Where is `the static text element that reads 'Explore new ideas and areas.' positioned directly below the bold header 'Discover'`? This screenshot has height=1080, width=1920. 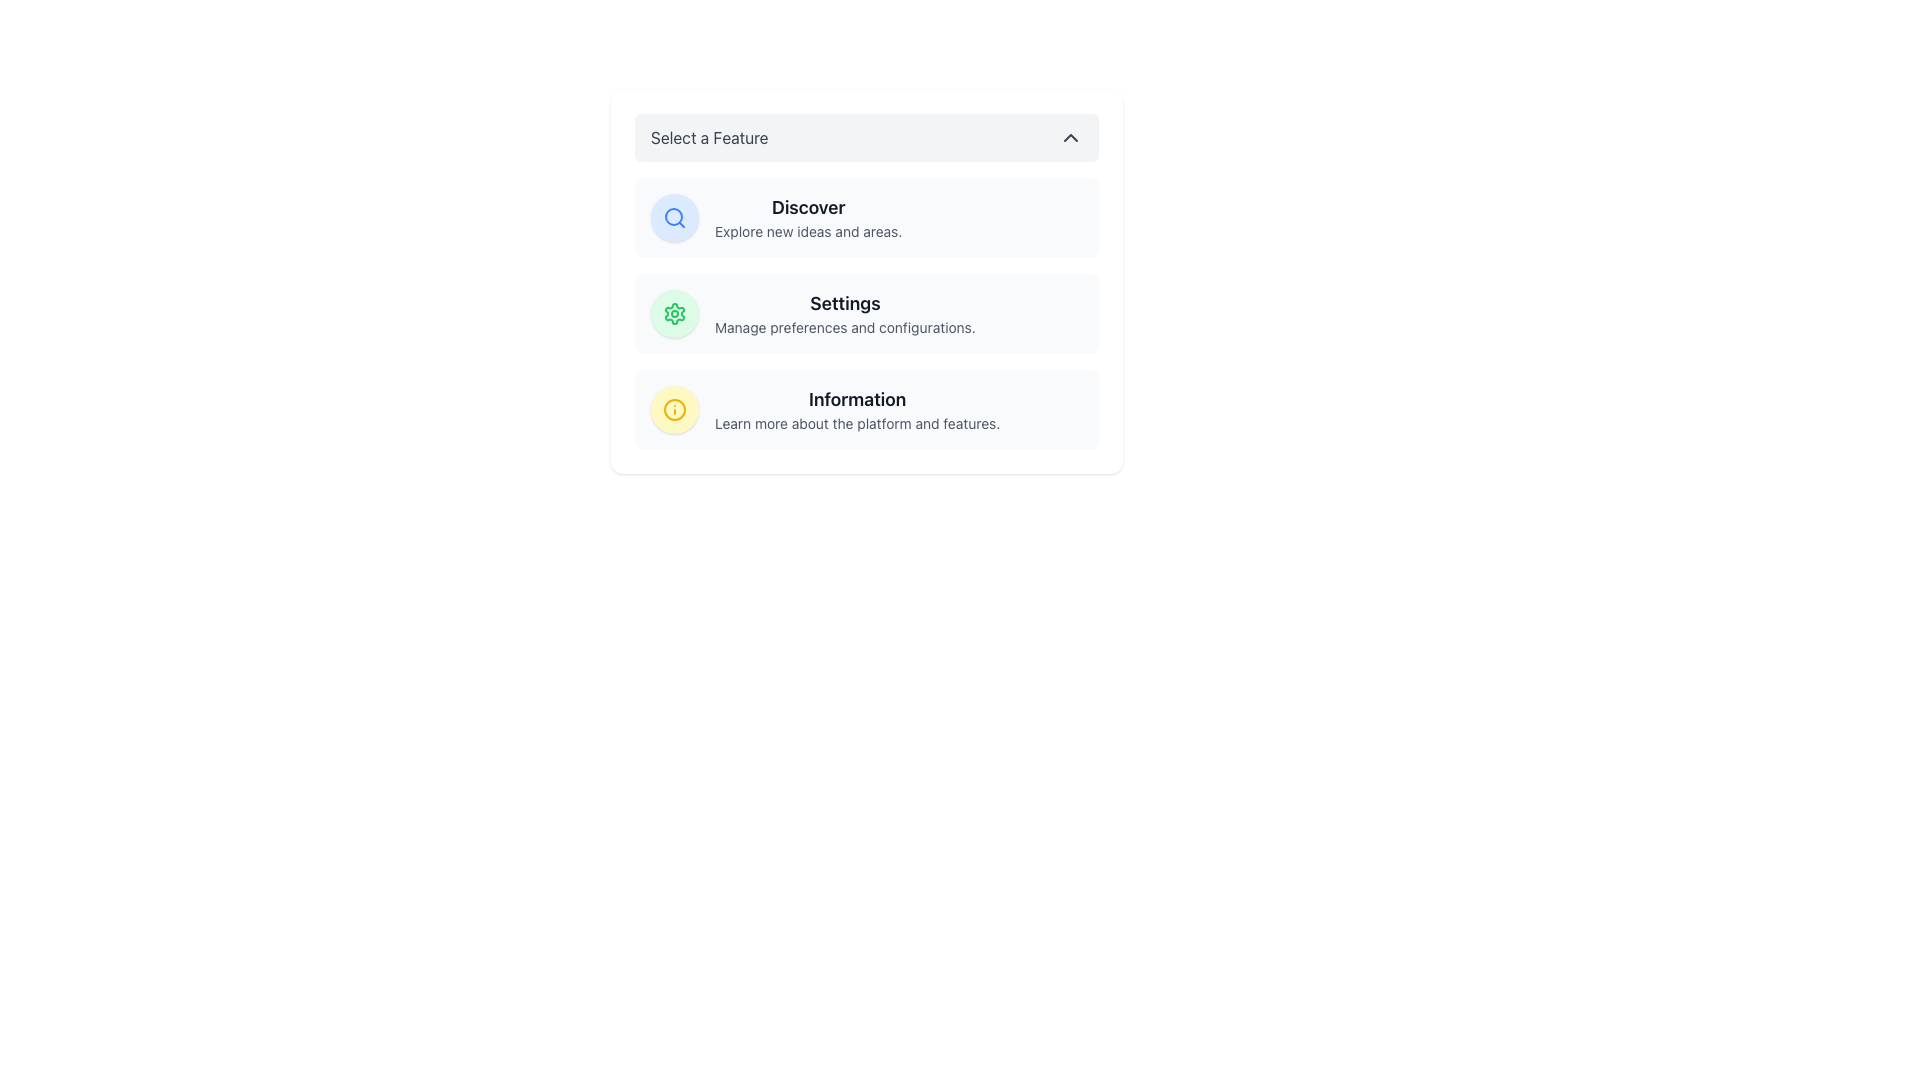
the static text element that reads 'Explore new ideas and areas.' positioned directly below the bold header 'Discover' is located at coordinates (808, 230).